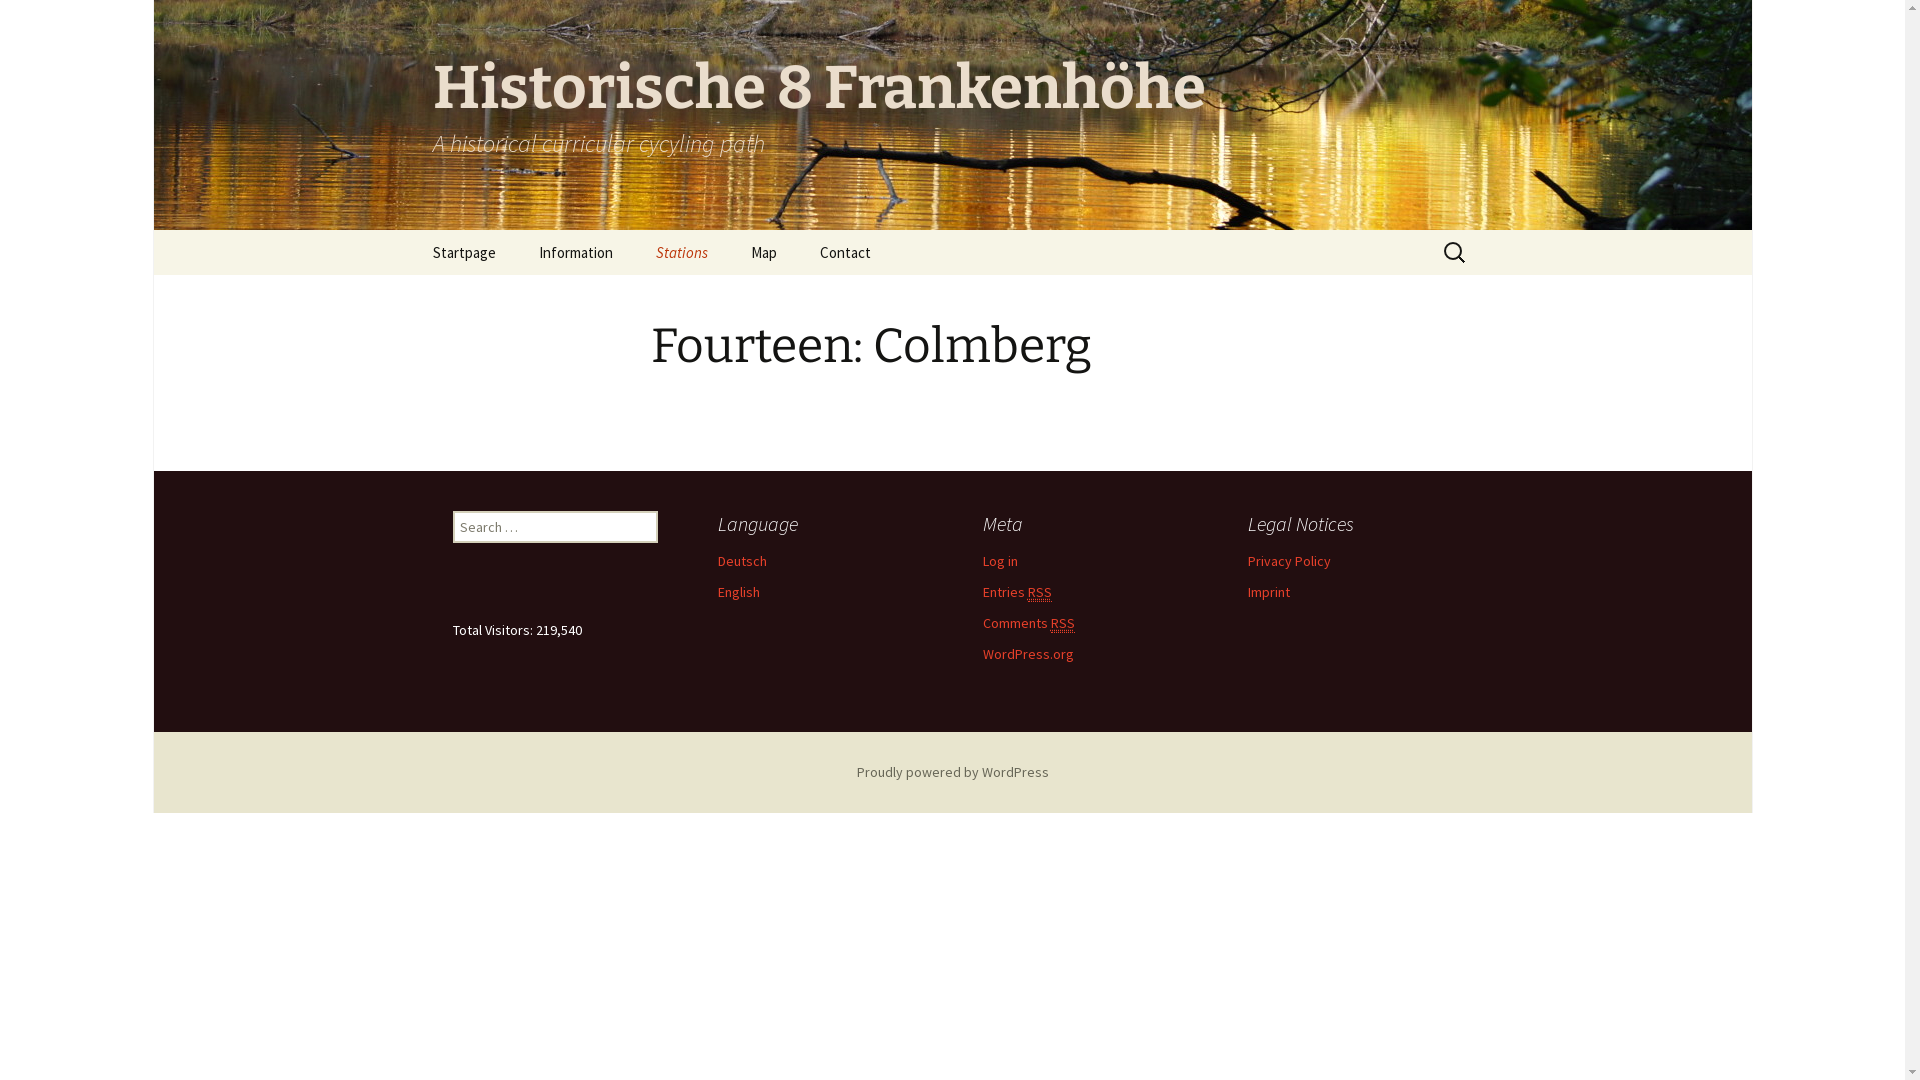 The image size is (1920, 1080). I want to click on 'Deutsch', so click(741, 560).